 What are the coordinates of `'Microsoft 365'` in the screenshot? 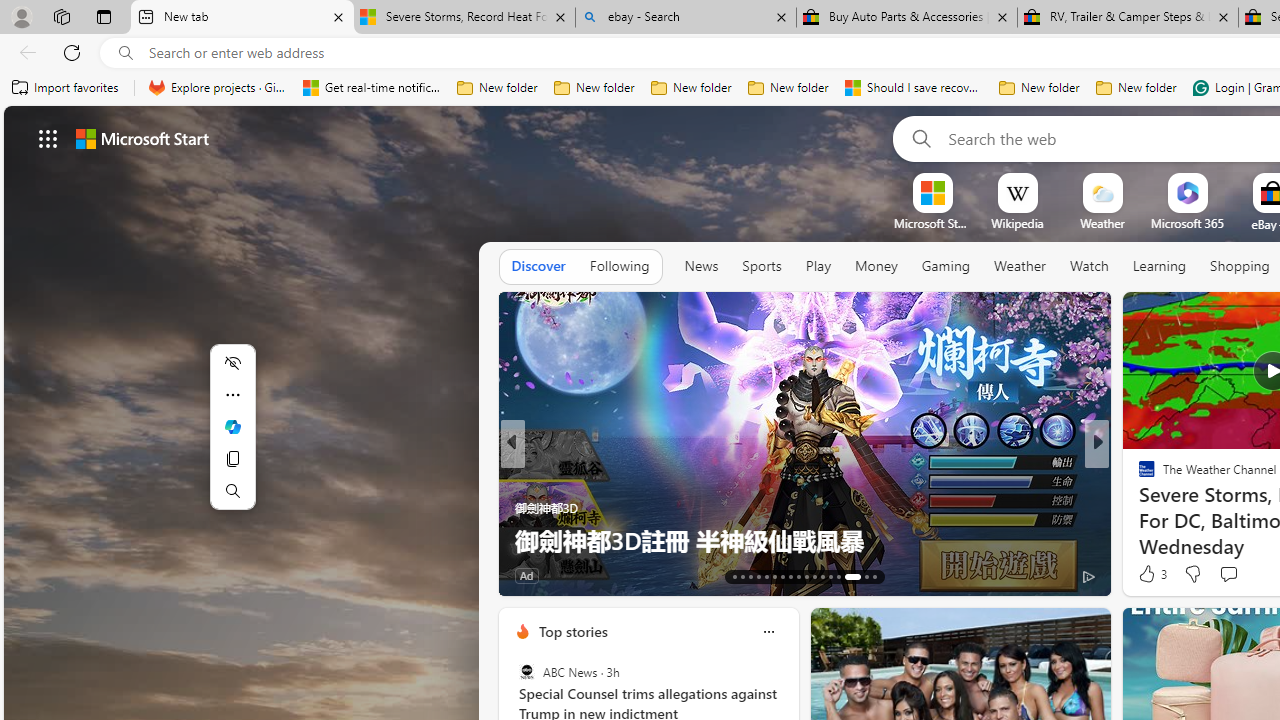 It's located at (1187, 223).